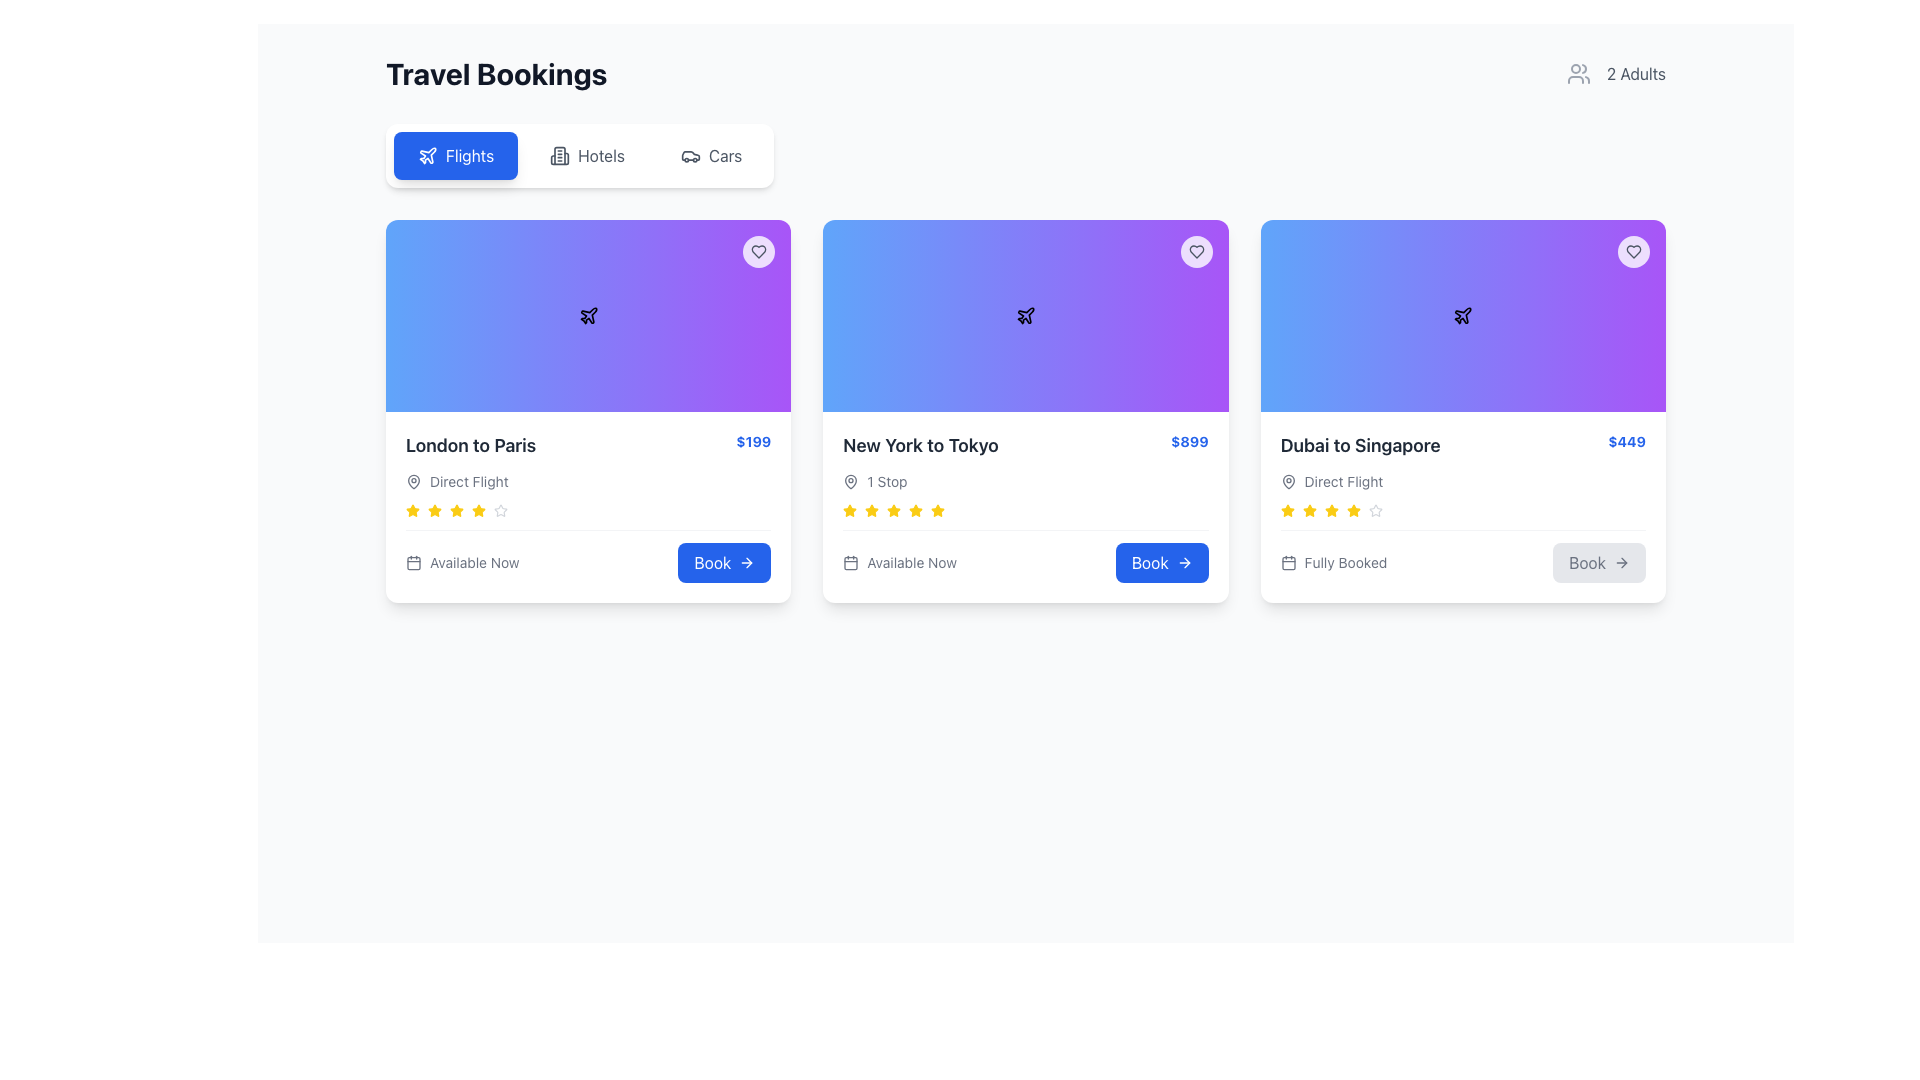  What do you see at coordinates (690, 154) in the screenshot?
I see `the left part of the car icon, which is a minimalist representation showing lines and shapes outlining a vehicle's structure, located to the left of the circular shapes representing wheels` at bounding box center [690, 154].